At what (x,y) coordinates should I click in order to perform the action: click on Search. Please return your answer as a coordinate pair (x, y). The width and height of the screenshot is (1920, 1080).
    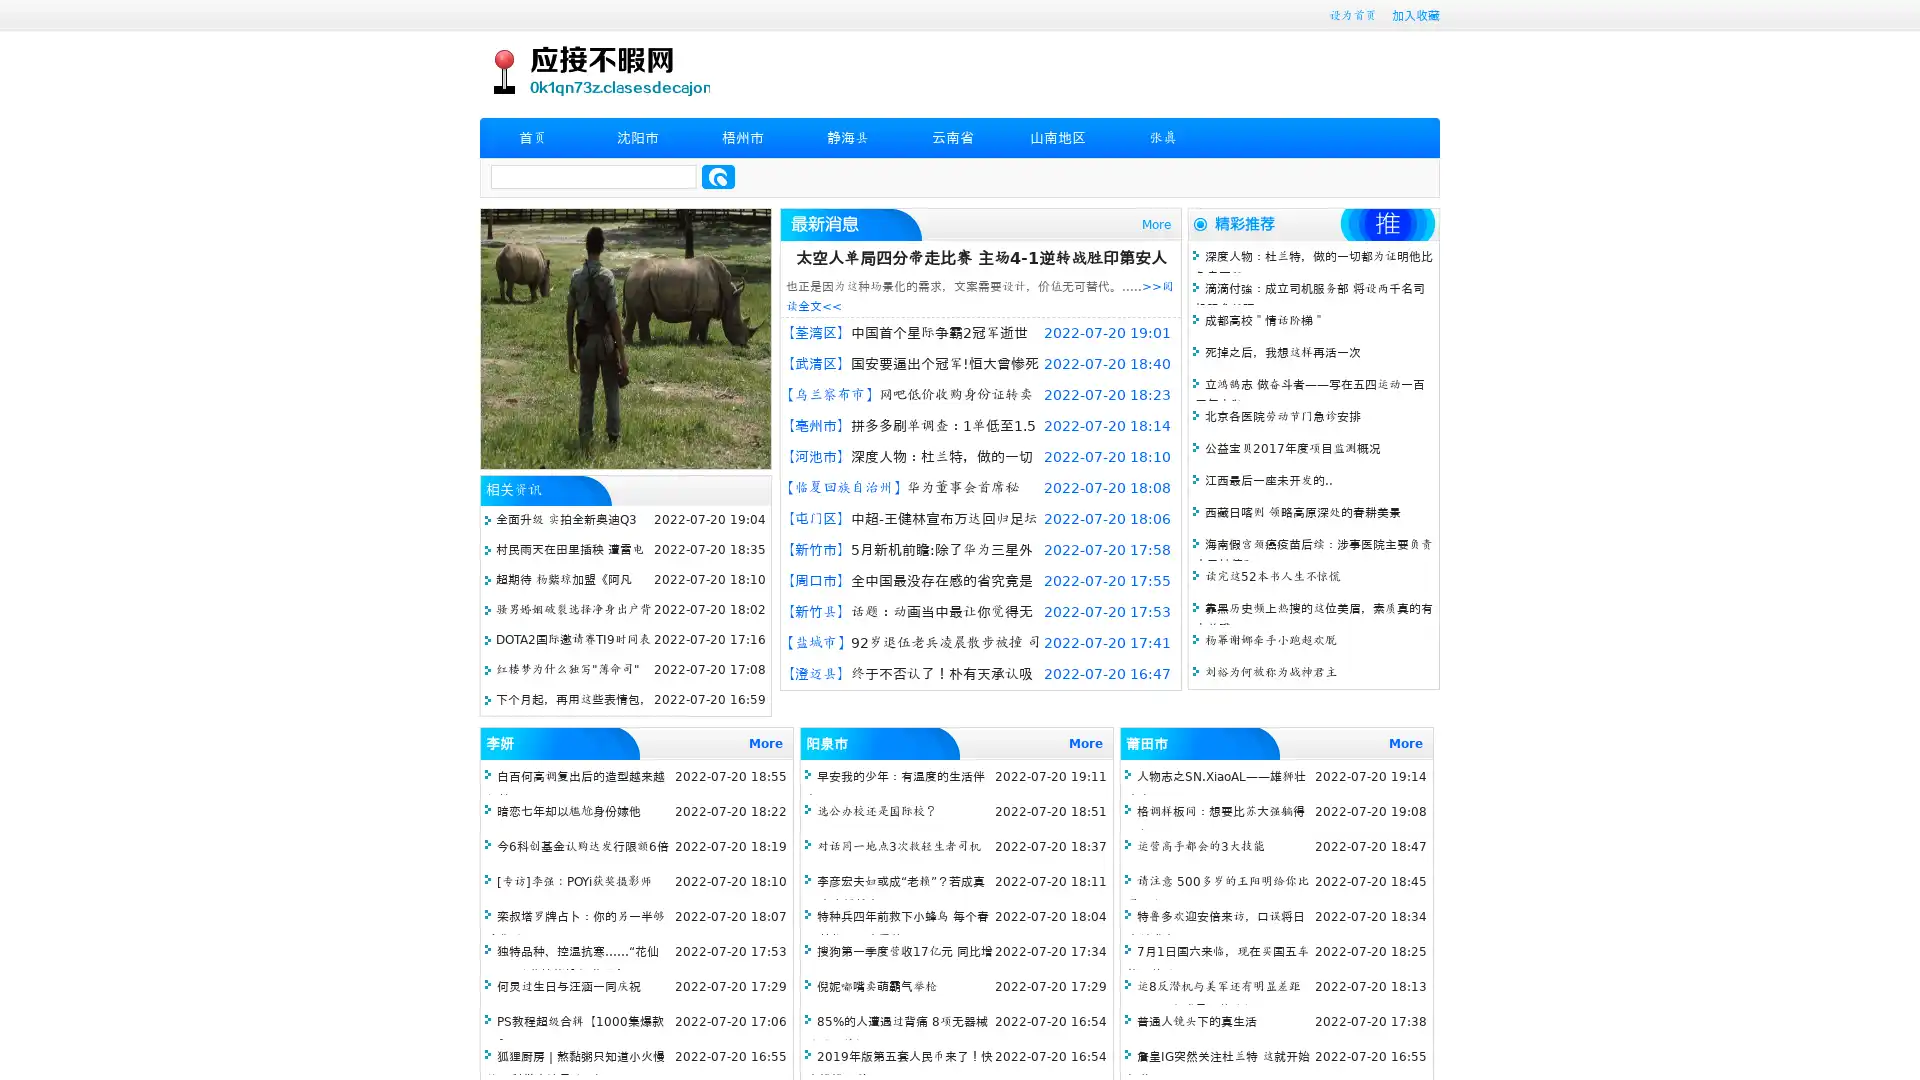
    Looking at the image, I should click on (718, 176).